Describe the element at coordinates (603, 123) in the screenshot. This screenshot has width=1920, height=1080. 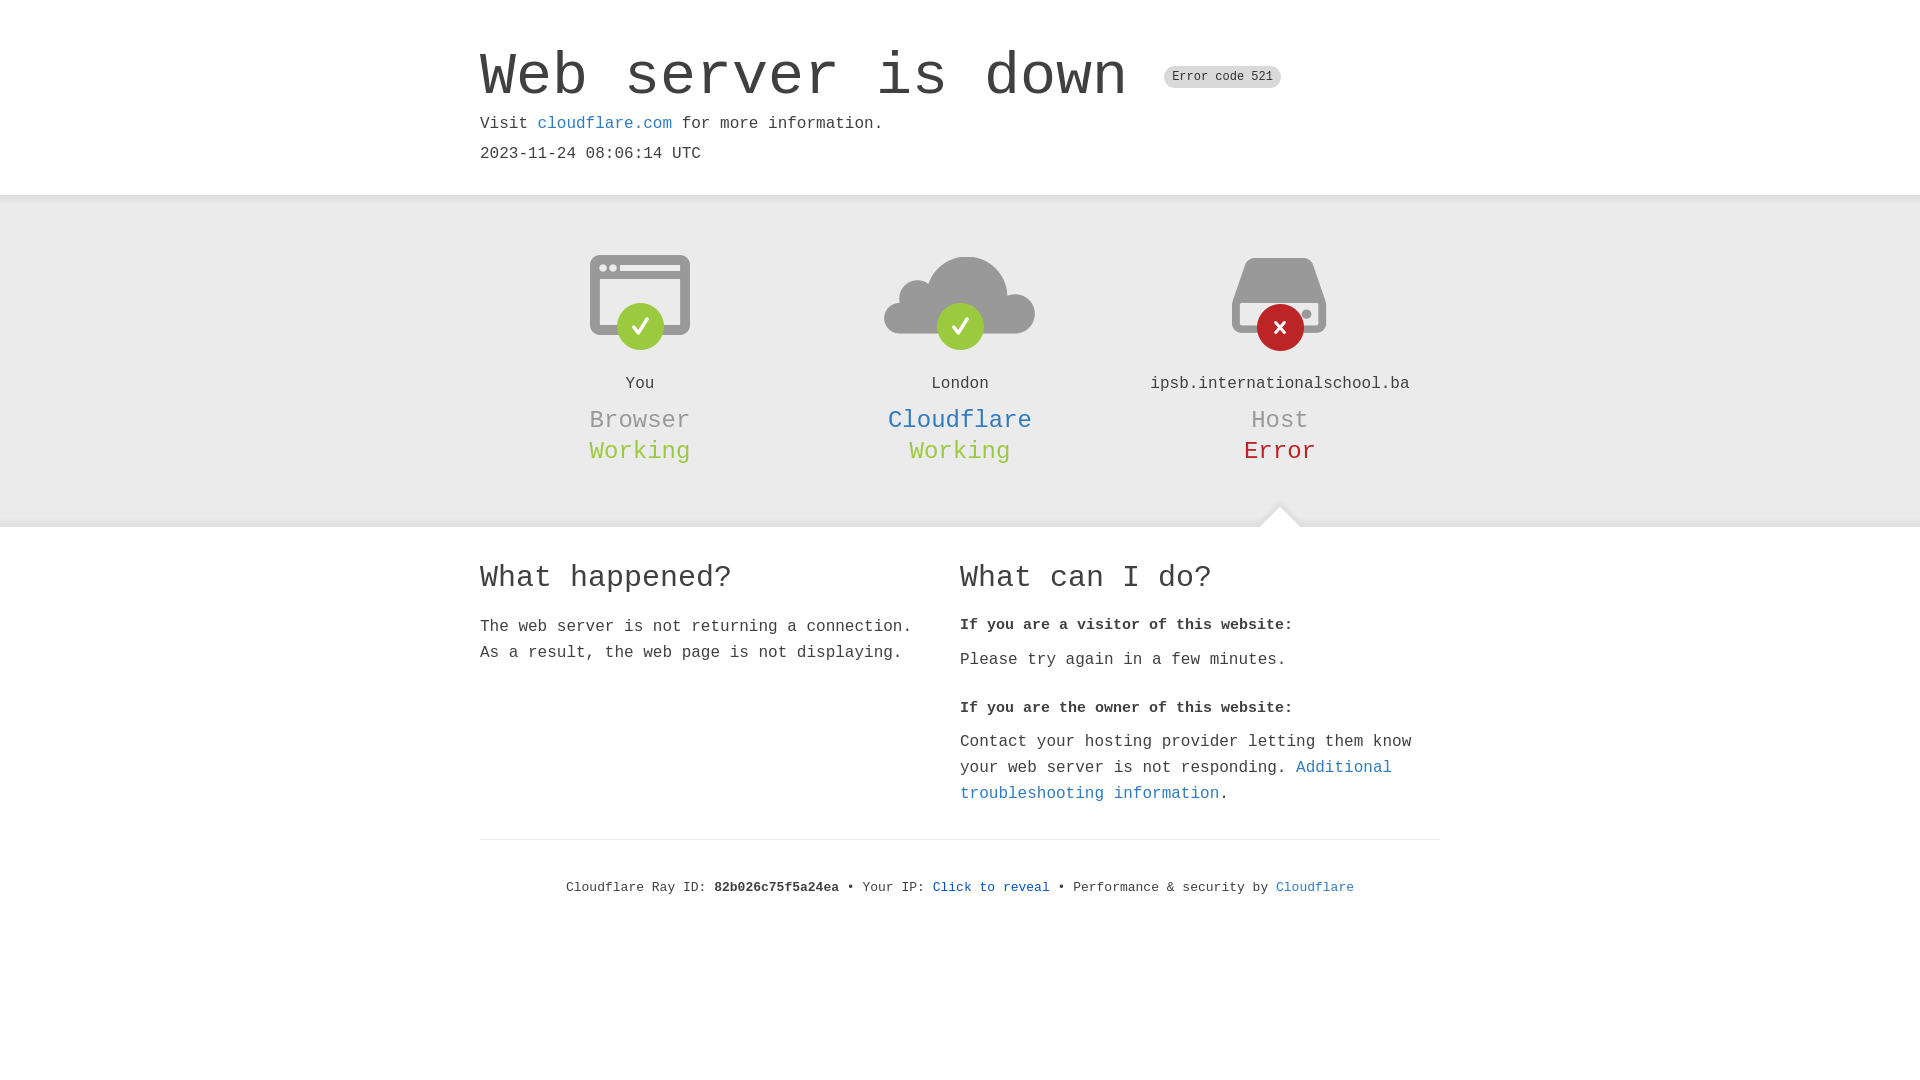
I see `'cloudflare.com'` at that location.